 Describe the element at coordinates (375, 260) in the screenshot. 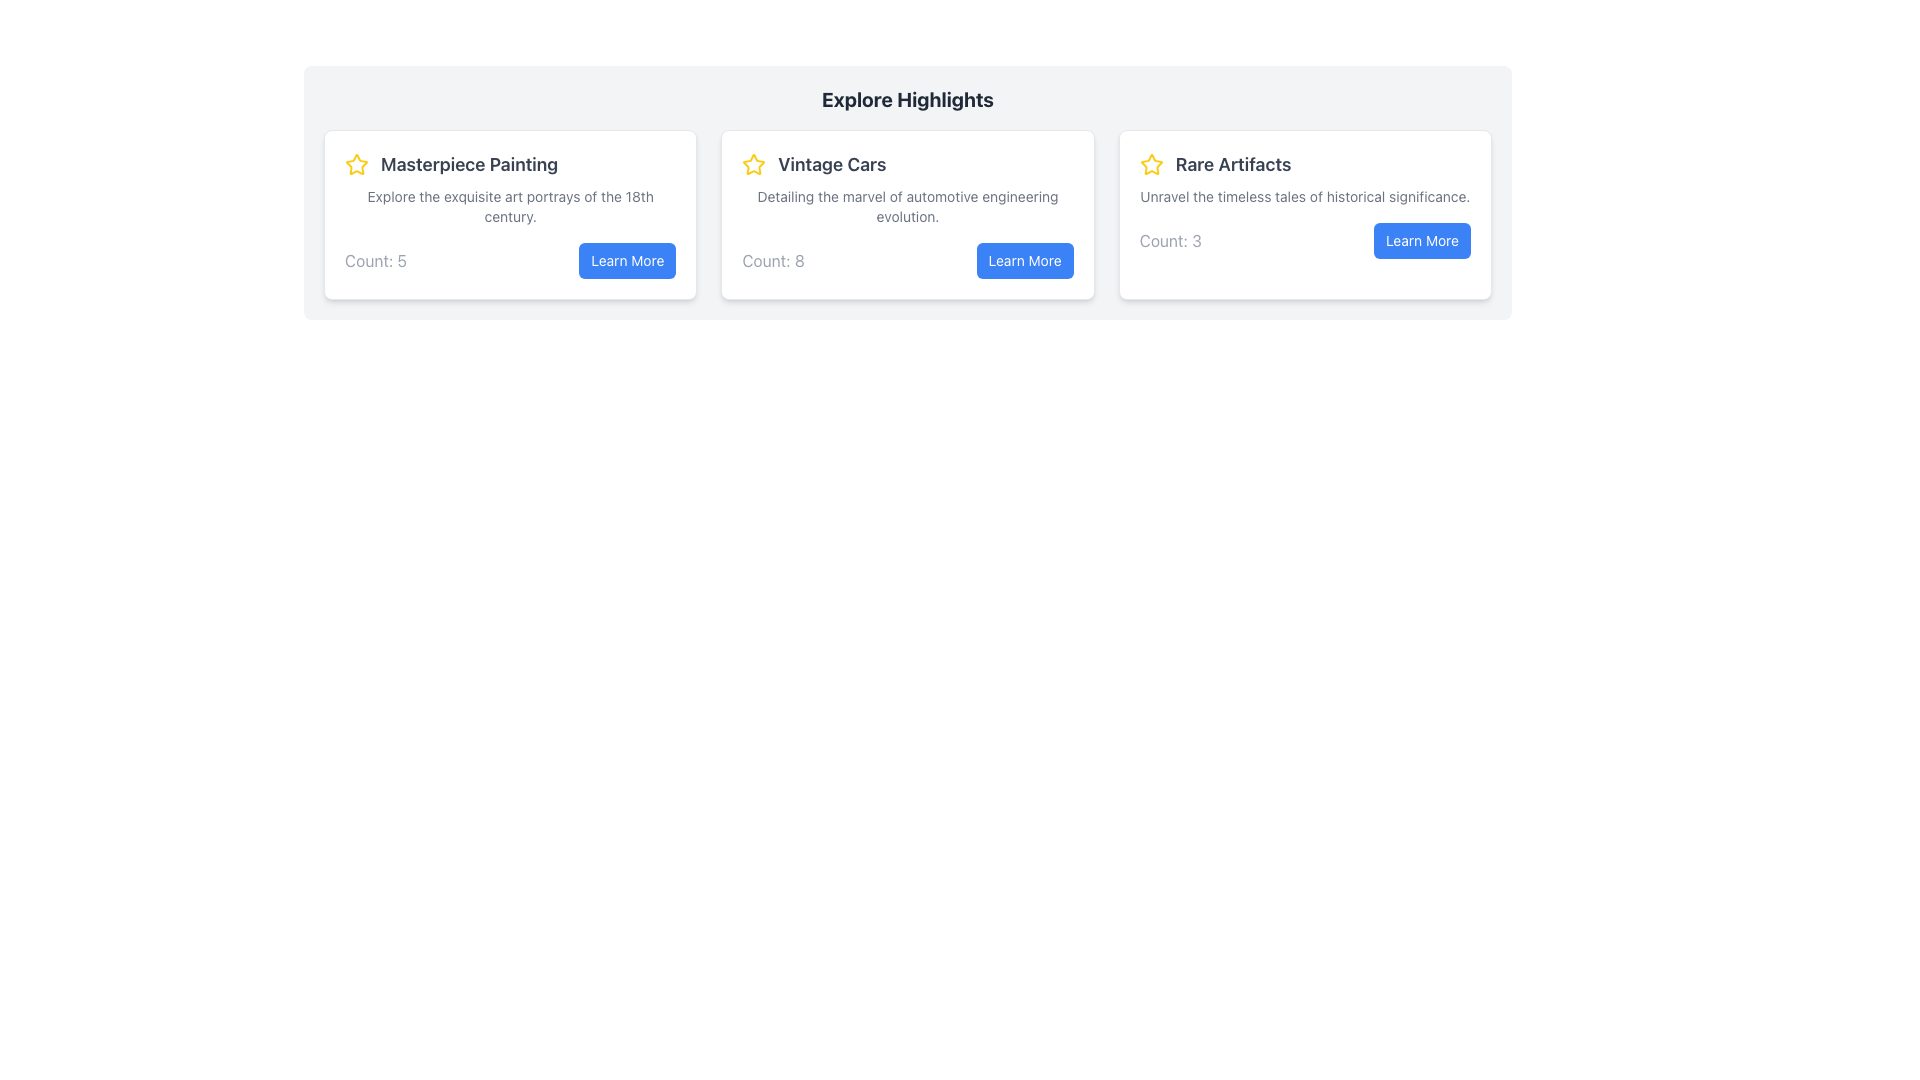

I see `the text label displaying 'Count: 5' in gray font, which is located at the bottom-left of the 'Masterpiece Painting' card, adjacent to the 'Learn More' button` at that location.